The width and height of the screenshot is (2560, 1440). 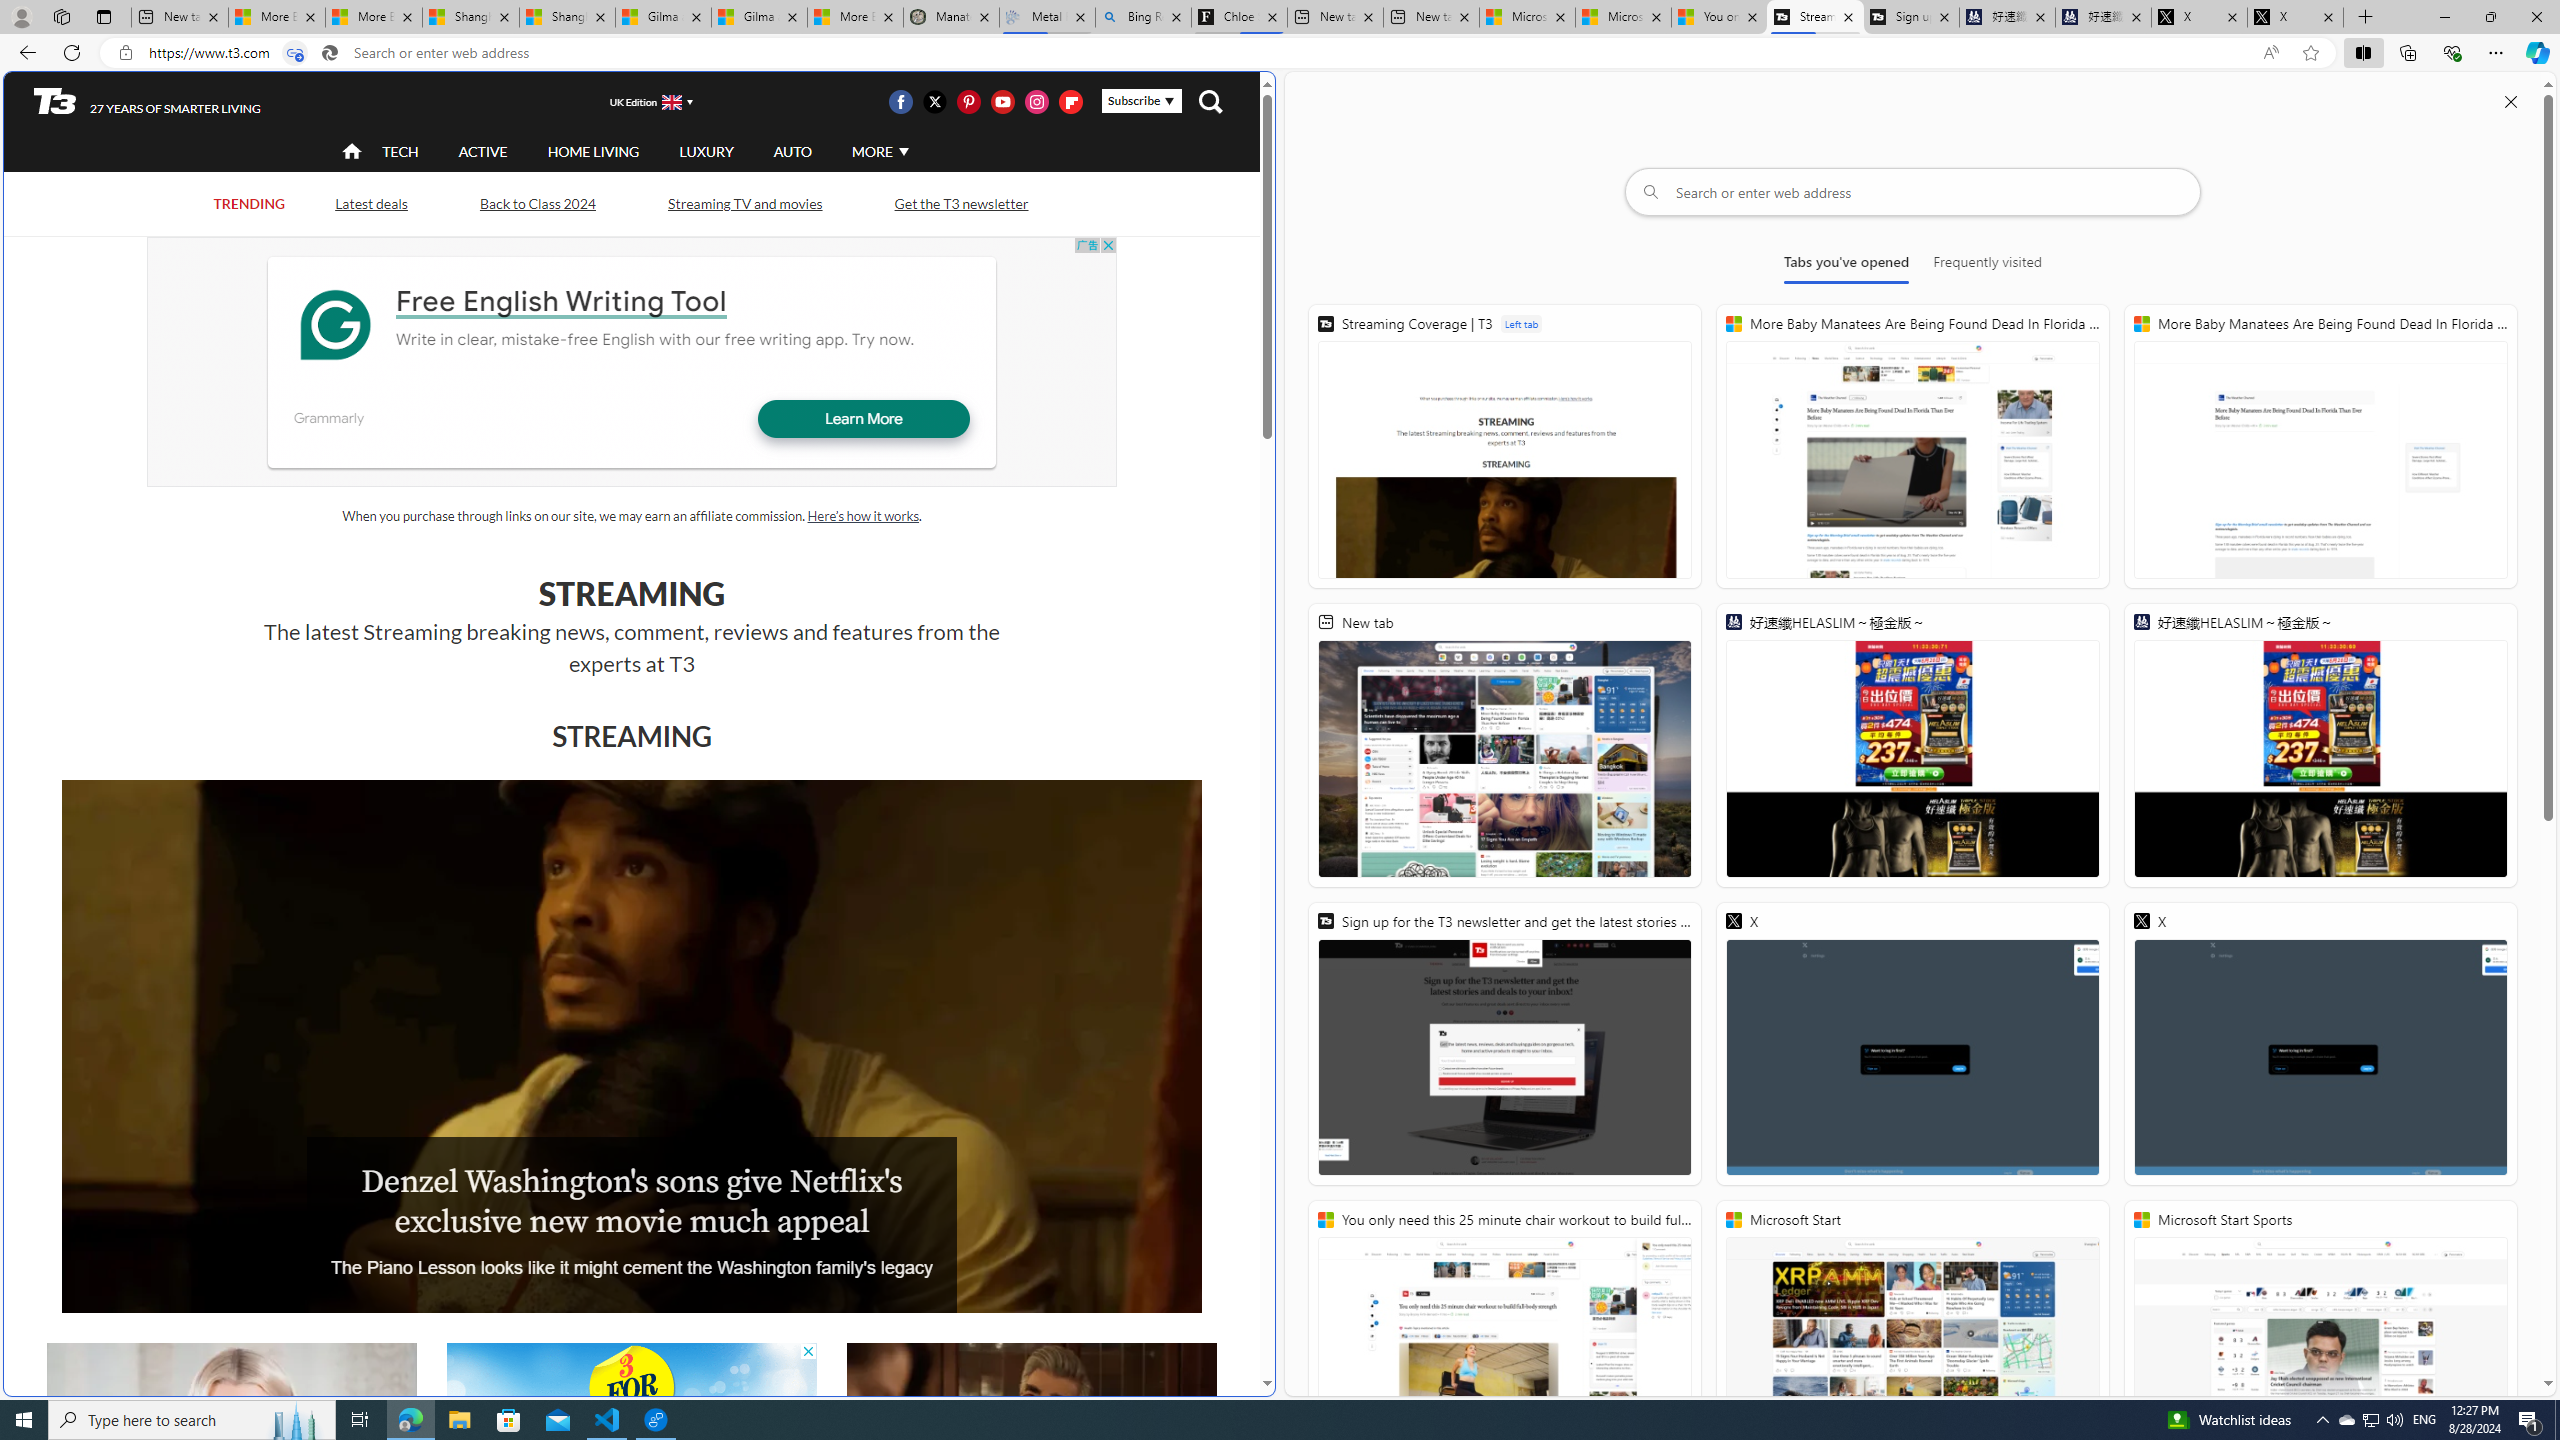 What do you see at coordinates (934, 100) in the screenshot?
I see `'Visit us on Twitter'` at bounding box center [934, 100].